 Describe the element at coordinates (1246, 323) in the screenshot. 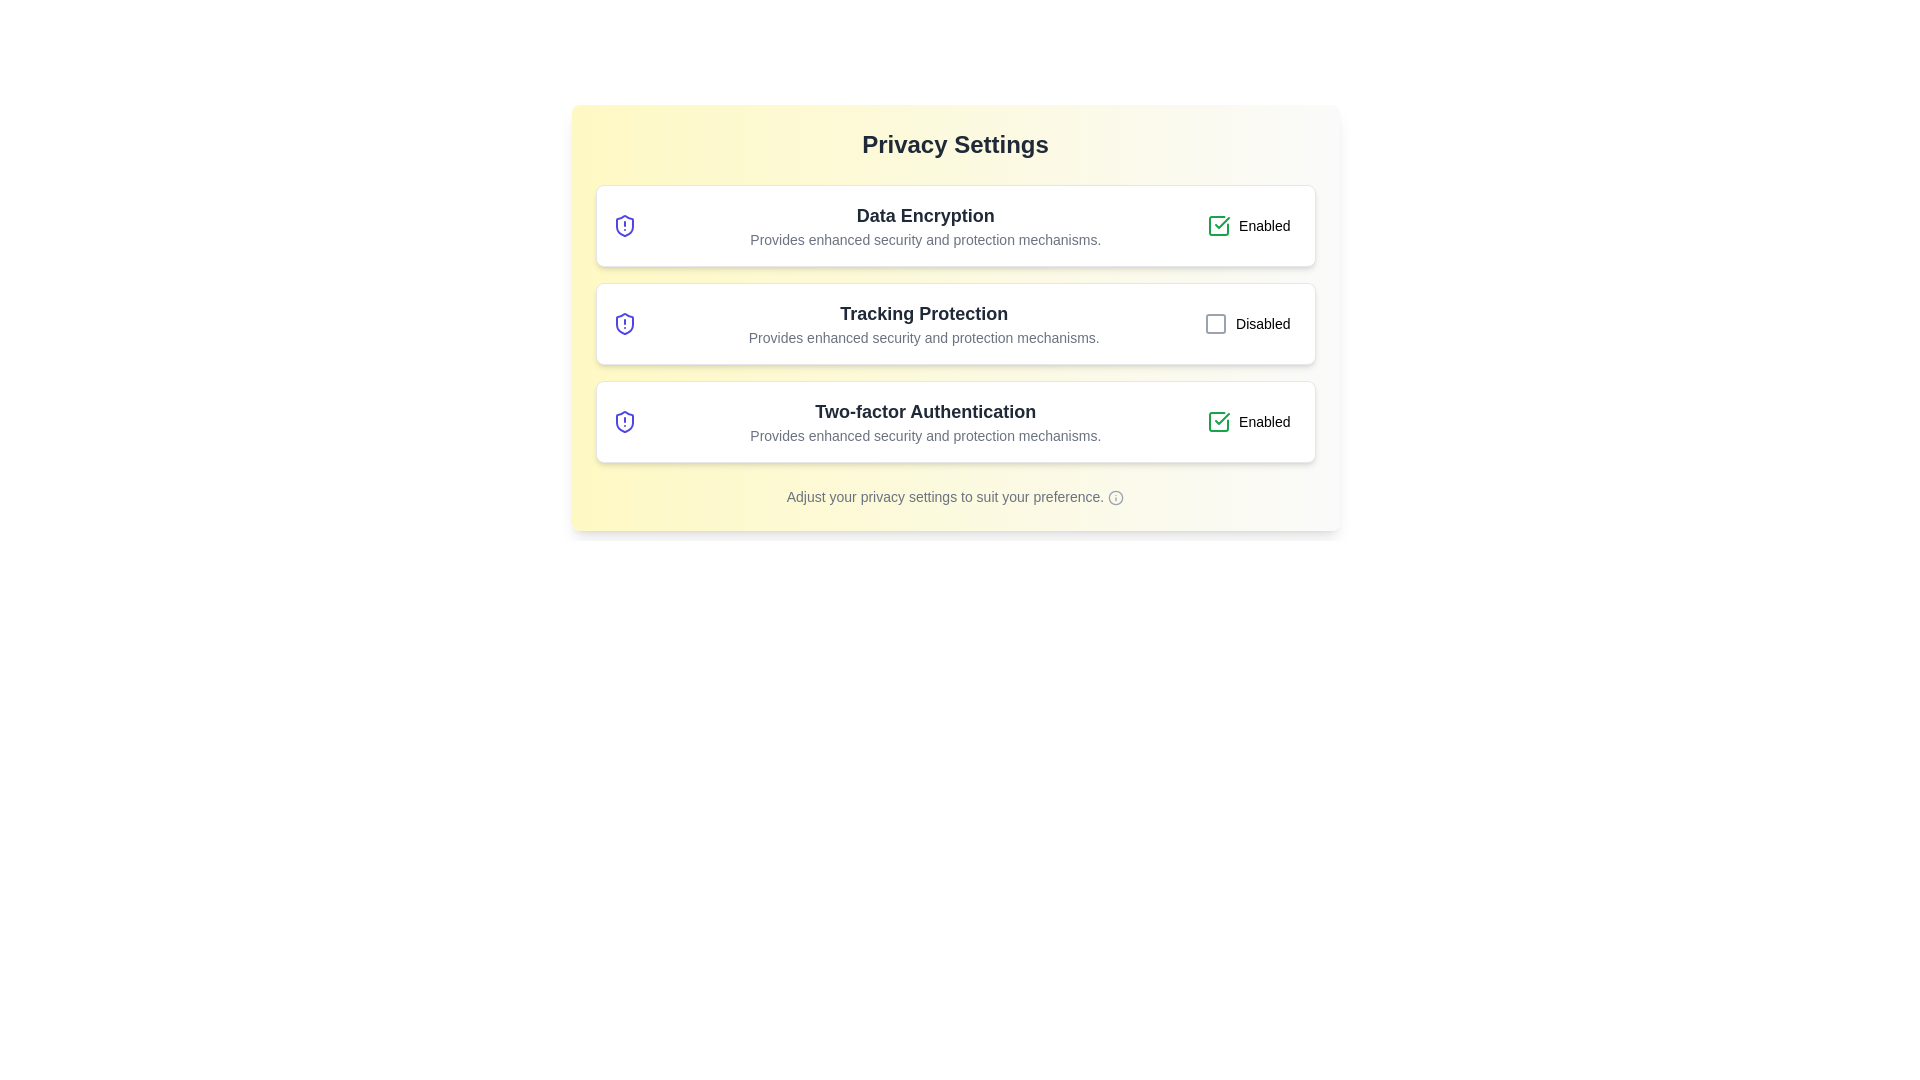

I see `the 'Disabled' checkbox in the 'Tracking Protection' settings section` at that location.